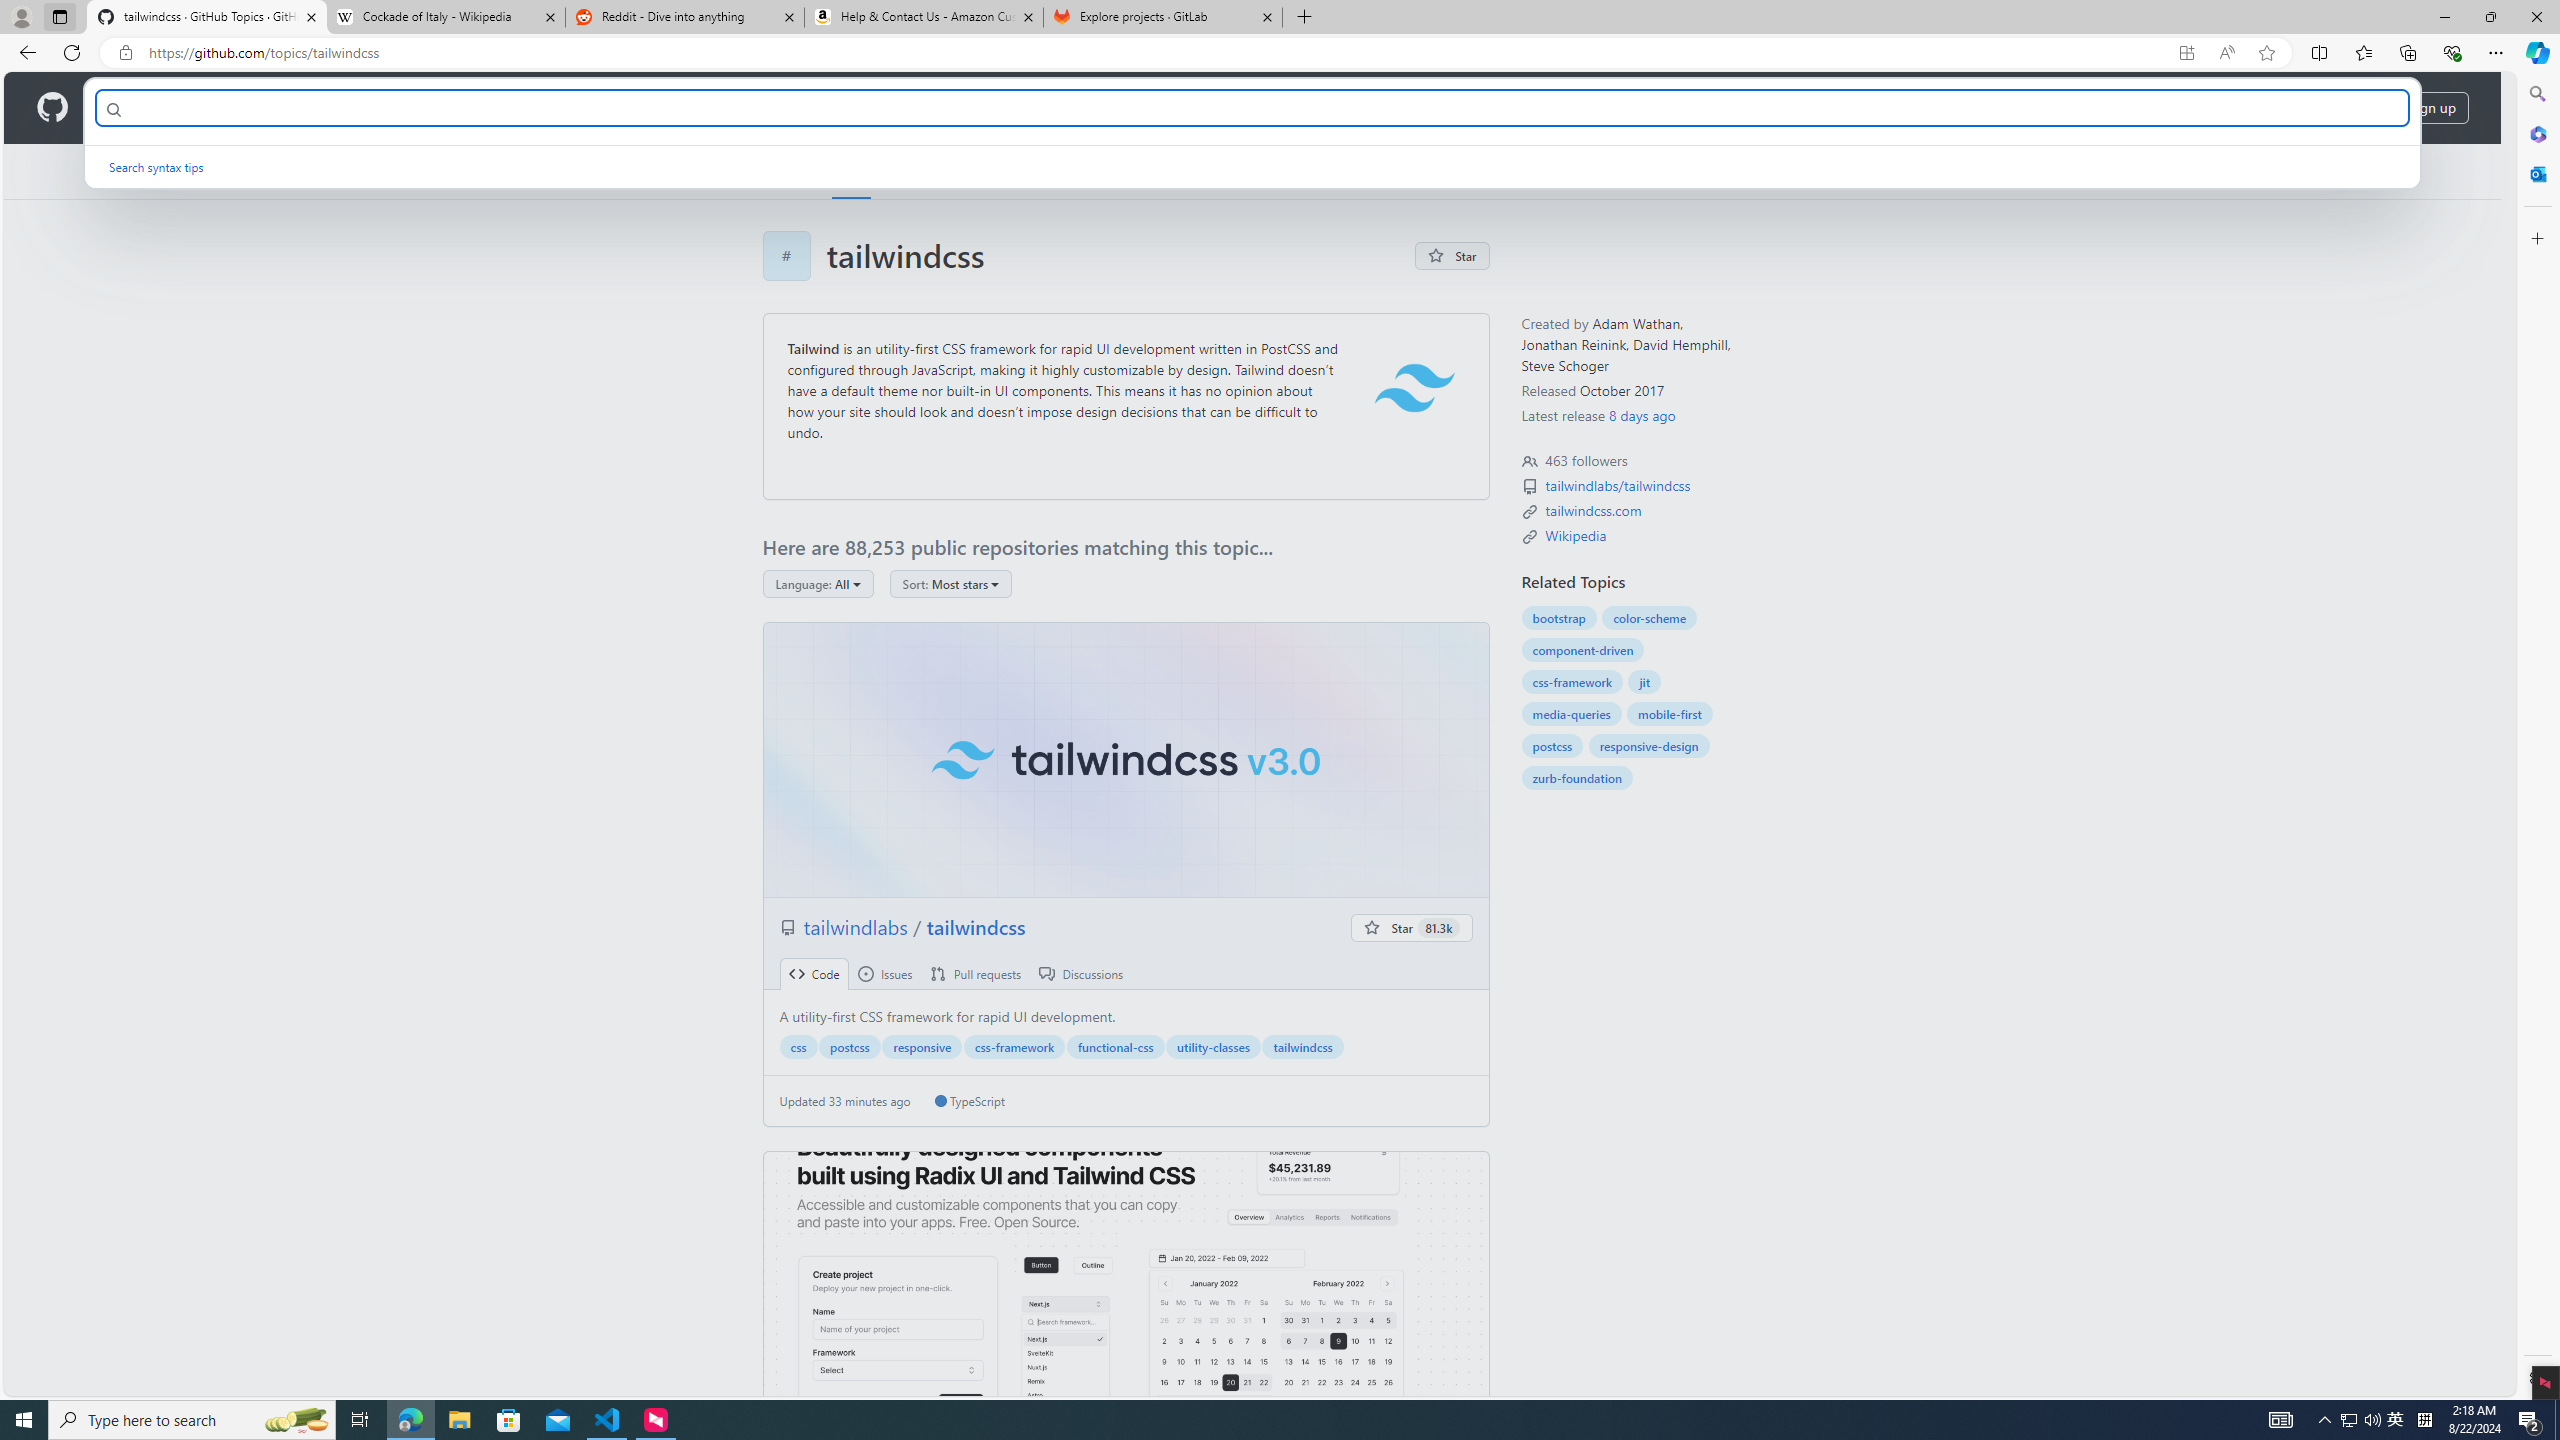 The height and width of the screenshot is (1440, 2560). What do you see at coordinates (130, 107) in the screenshot?
I see `'Product'` at bounding box center [130, 107].